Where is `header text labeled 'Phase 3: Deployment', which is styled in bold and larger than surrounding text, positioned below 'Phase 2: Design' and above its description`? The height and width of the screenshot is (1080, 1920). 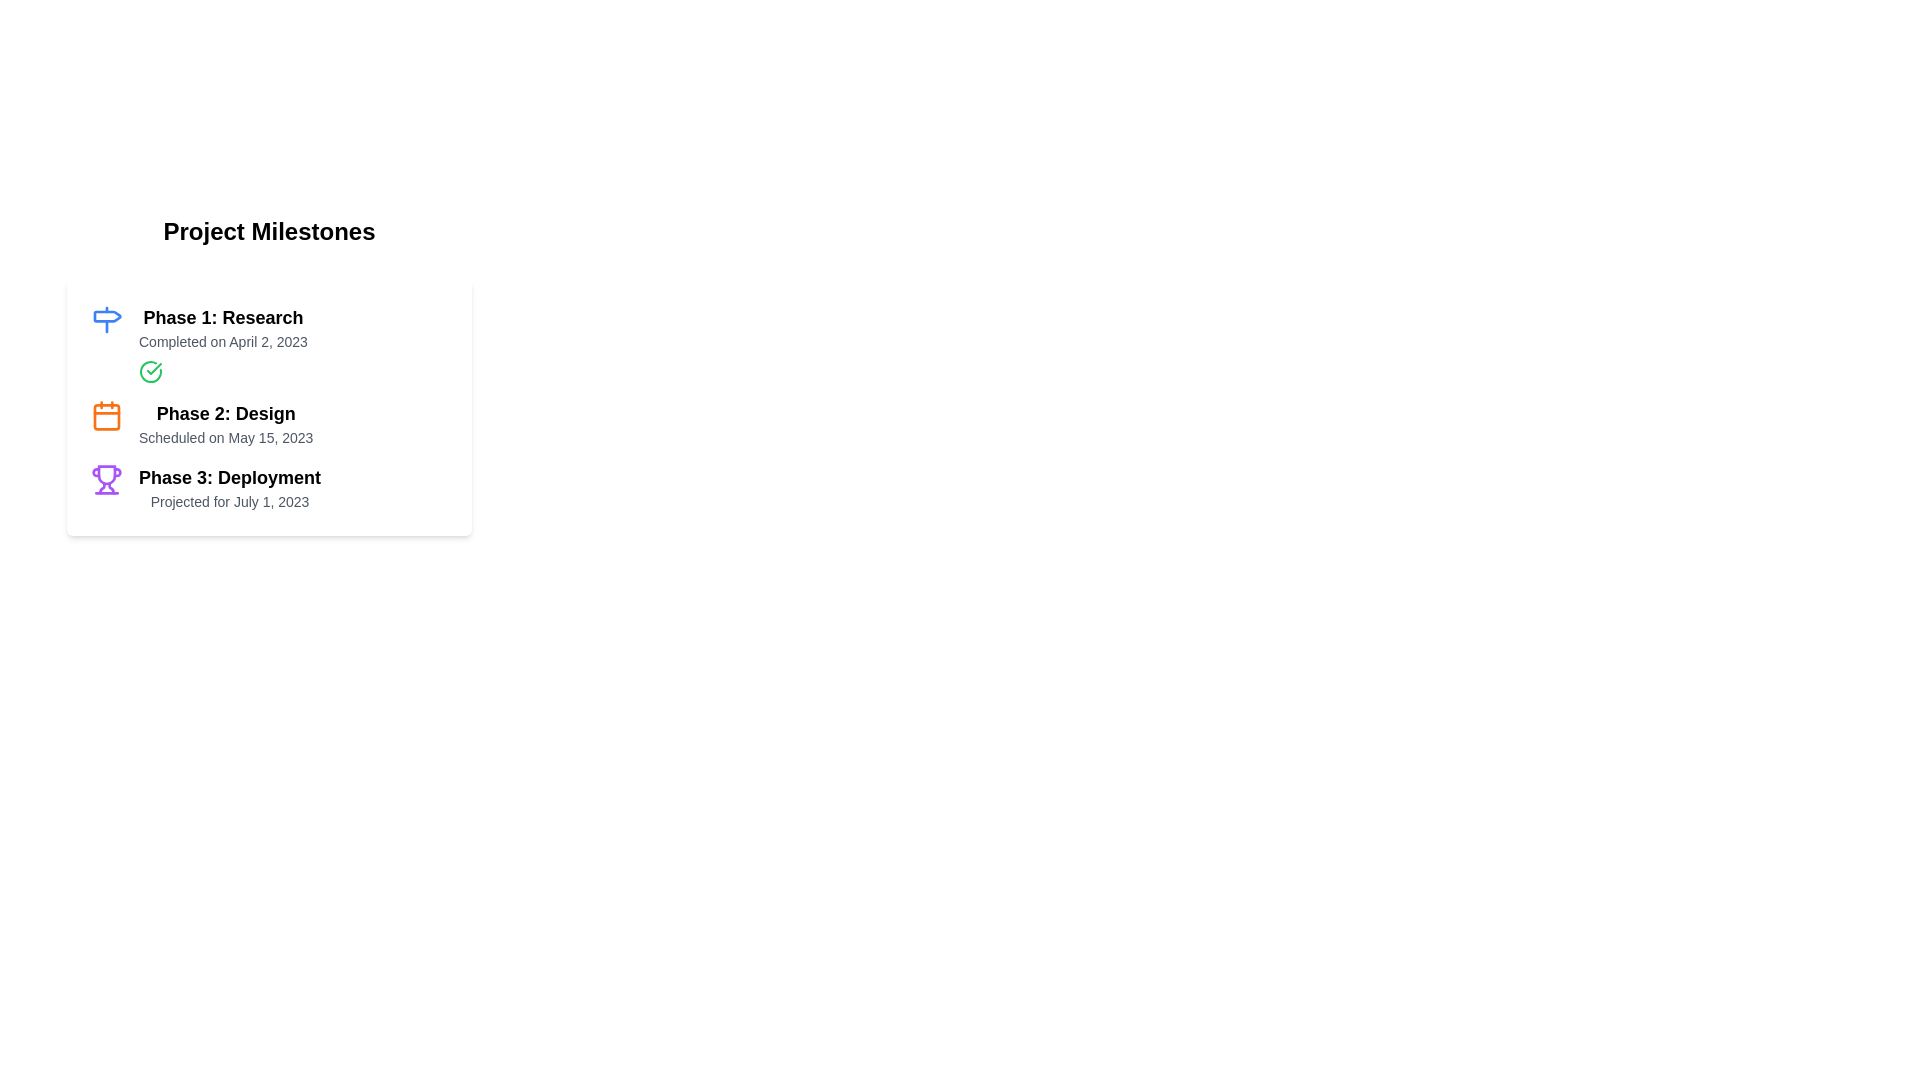
header text labeled 'Phase 3: Deployment', which is styled in bold and larger than surrounding text, positioned below 'Phase 2: Design' and above its description is located at coordinates (230, 478).